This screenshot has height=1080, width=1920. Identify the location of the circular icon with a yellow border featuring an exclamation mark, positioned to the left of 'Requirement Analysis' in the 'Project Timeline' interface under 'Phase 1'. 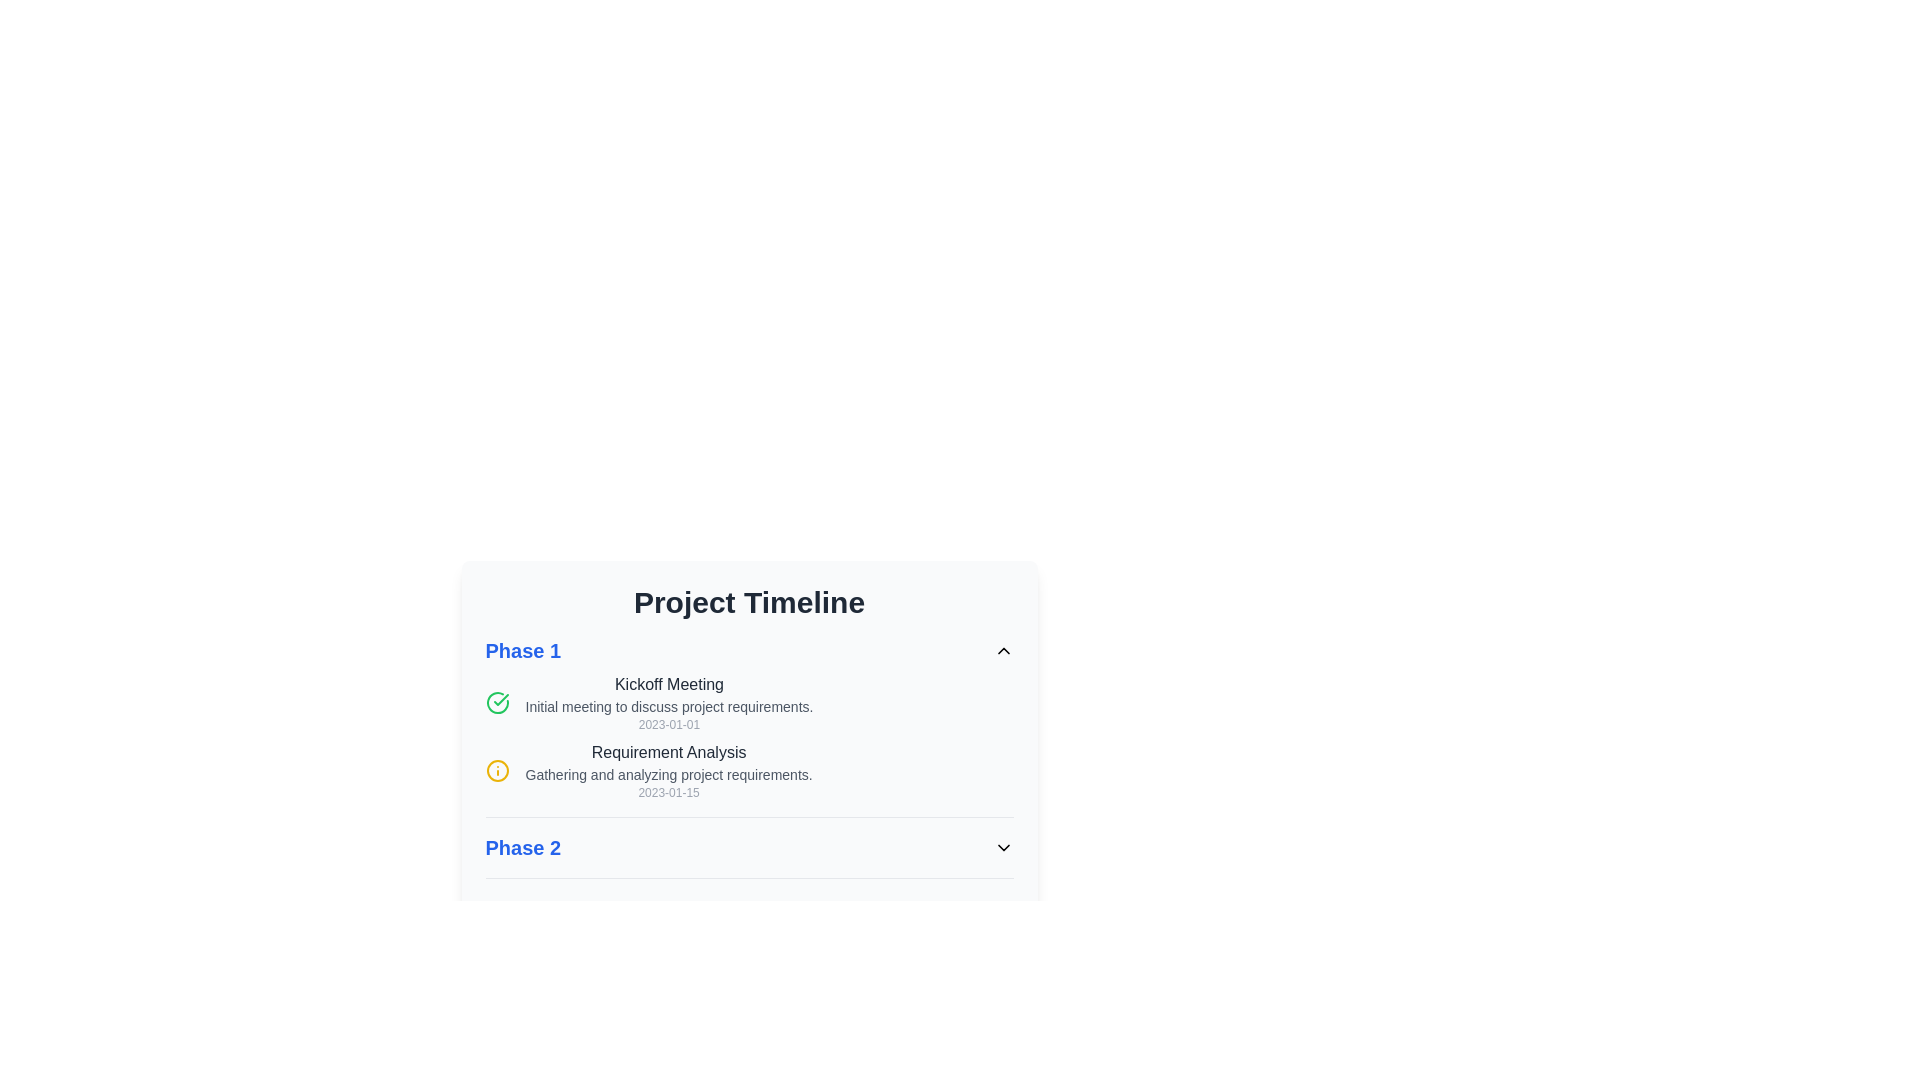
(497, 770).